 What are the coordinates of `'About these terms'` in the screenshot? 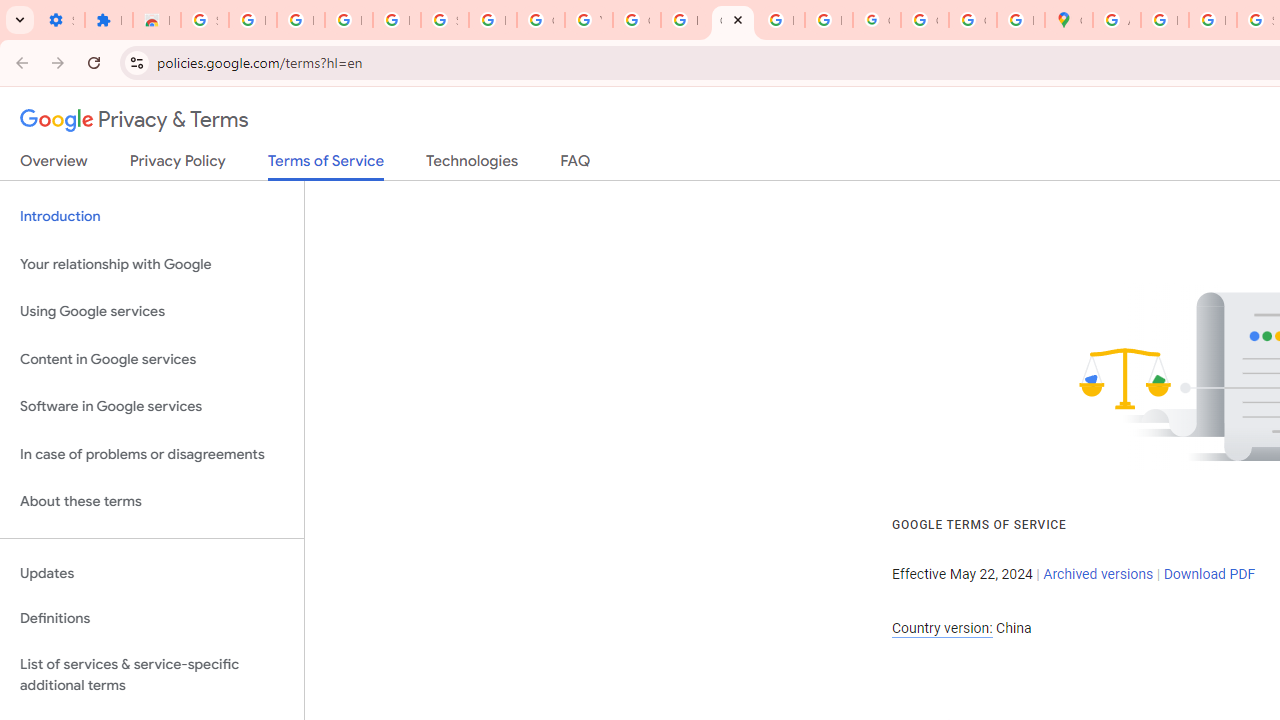 It's located at (151, 501).